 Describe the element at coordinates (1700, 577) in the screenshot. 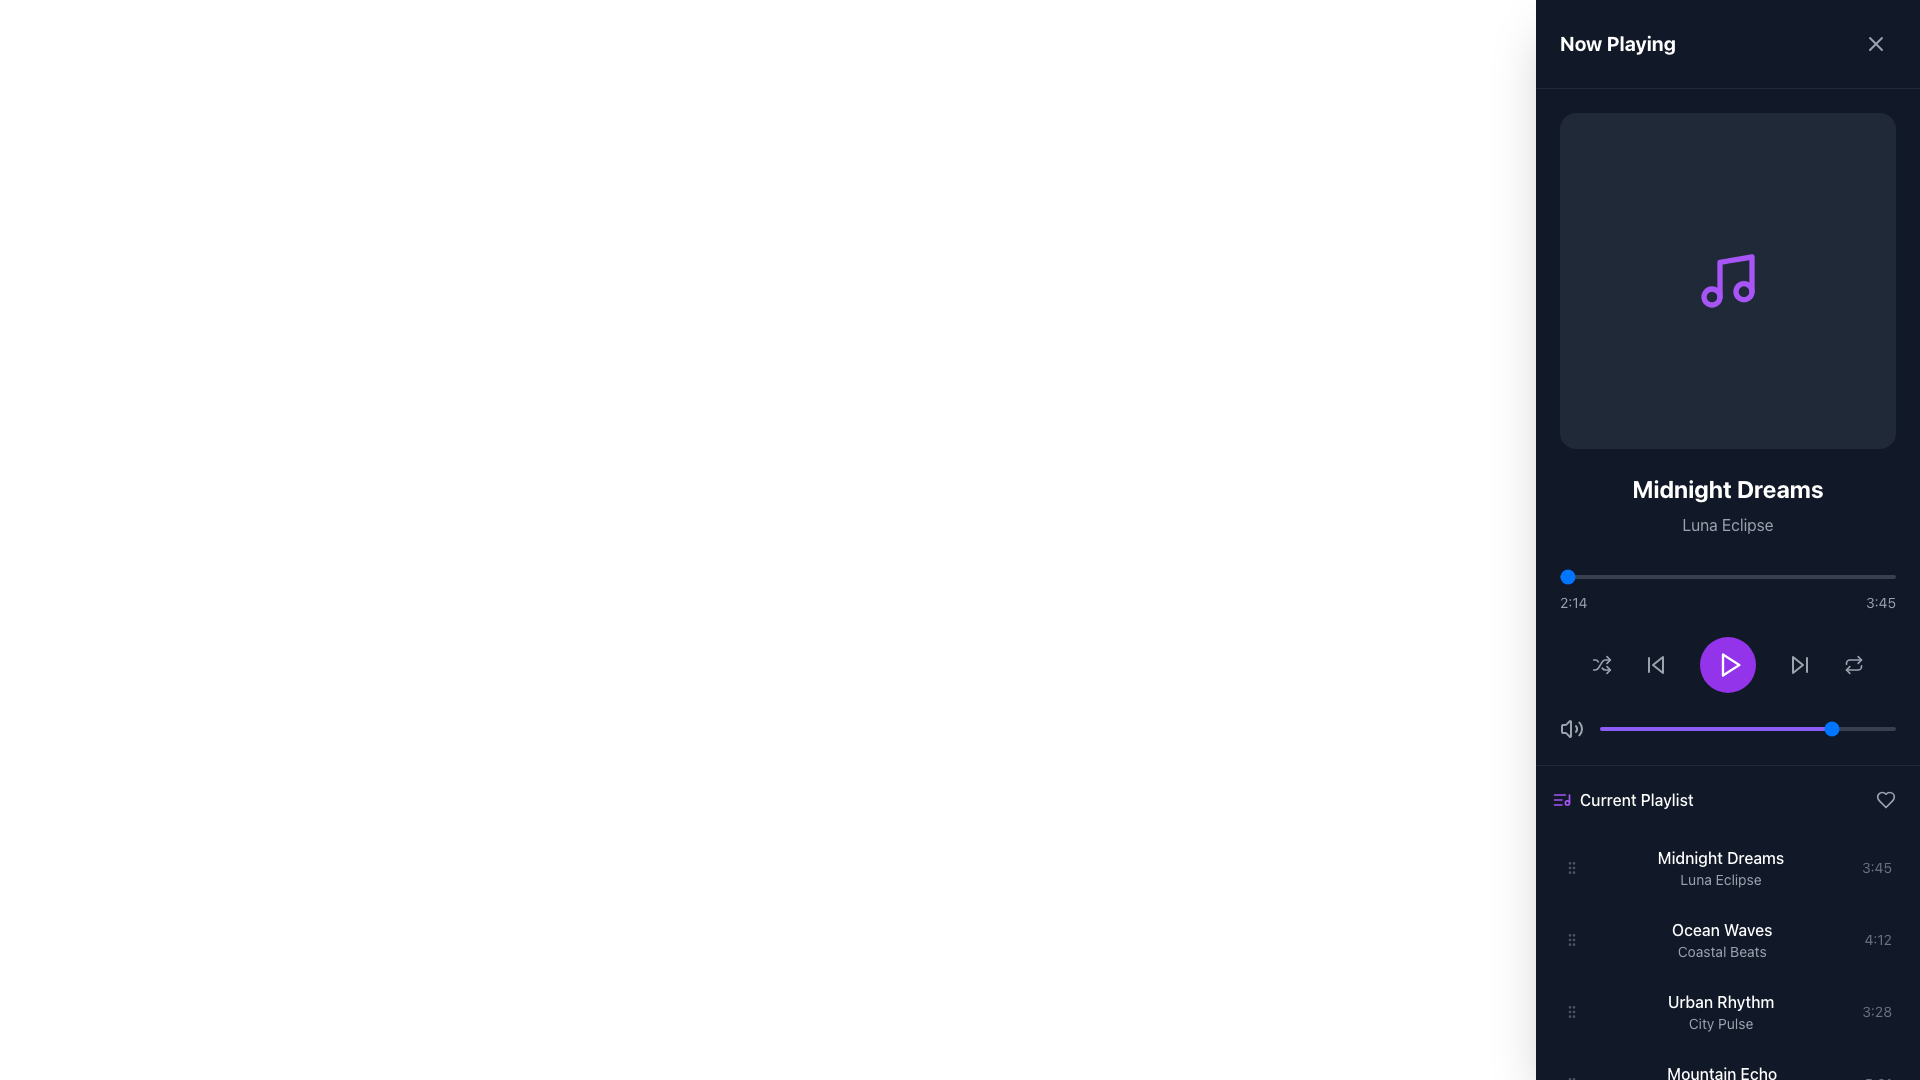

I see `playback position` at that location.